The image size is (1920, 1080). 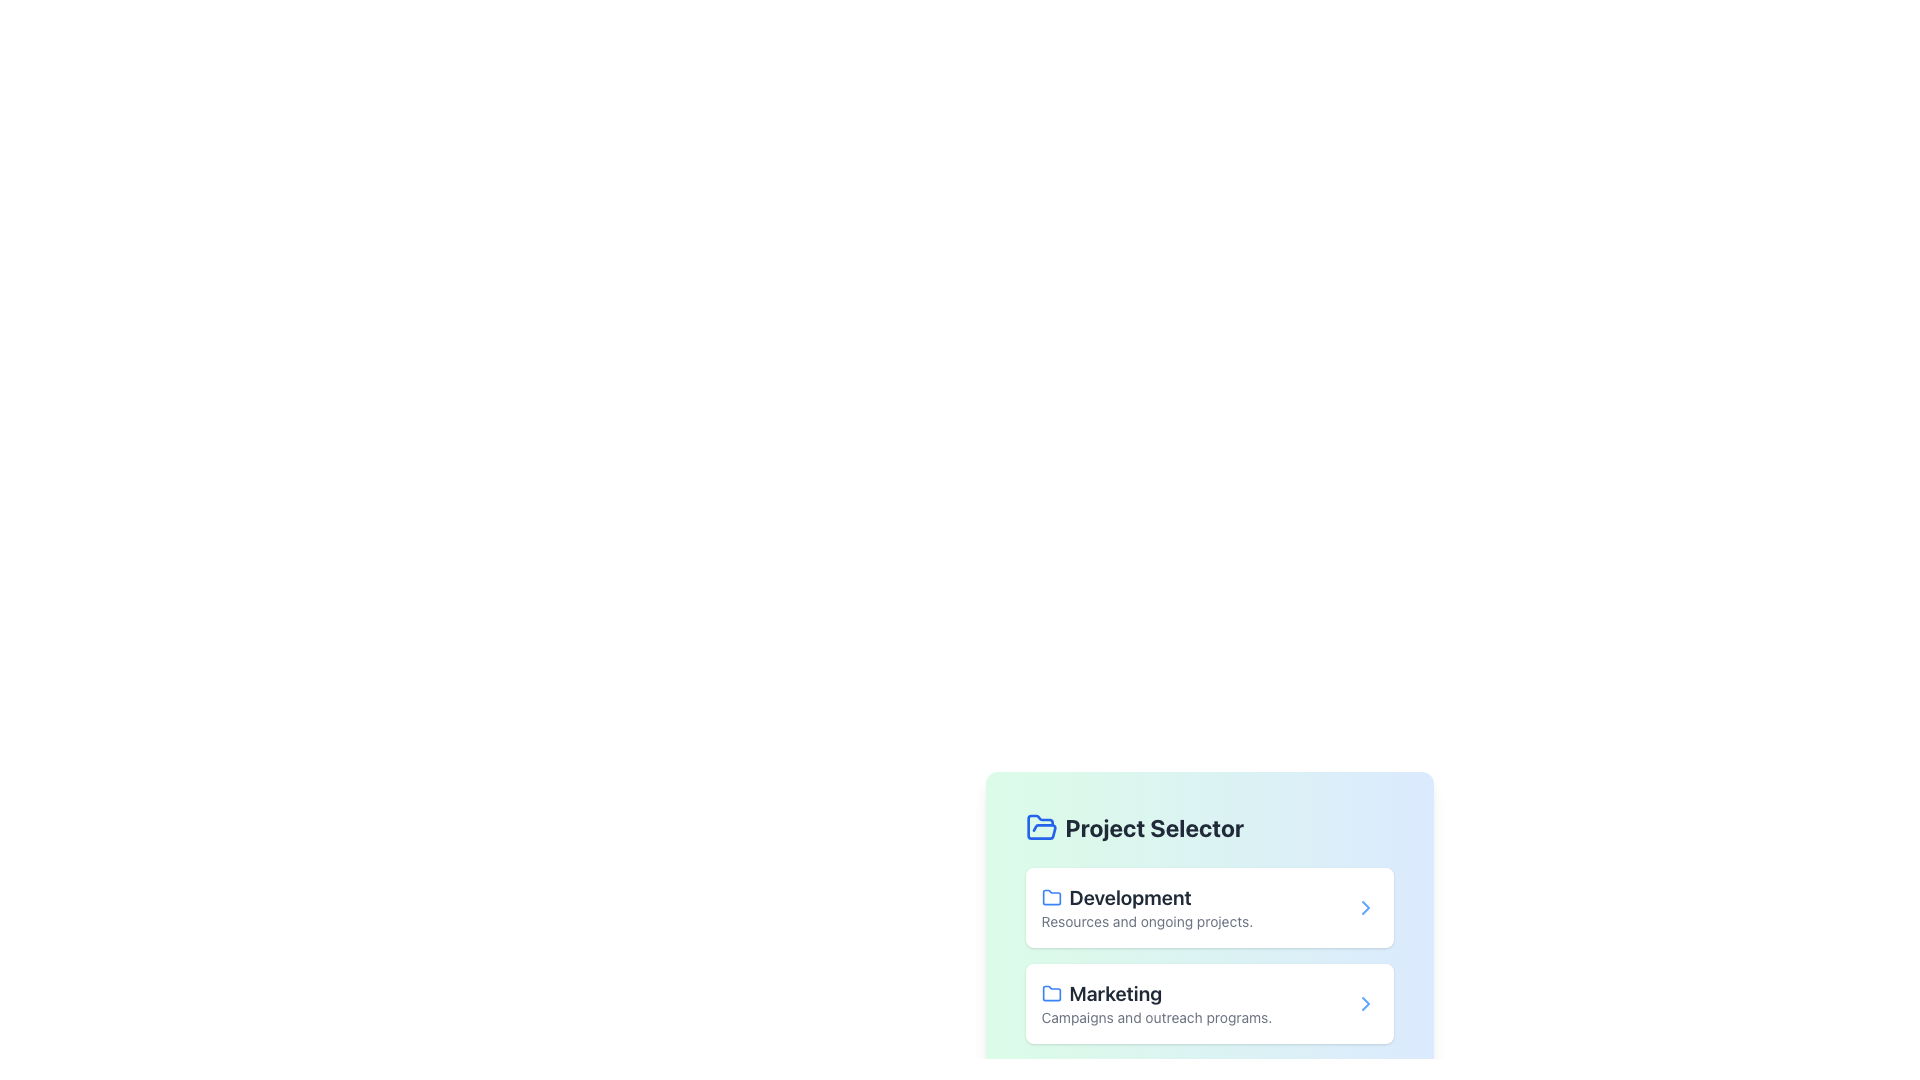 What do you see at coordinates (1040, 828) in the screenshot?
I see `the decorative icon representing the project selector functionality located in the panel header titled 'Project Selector'` at bounding box center [1040, 828].